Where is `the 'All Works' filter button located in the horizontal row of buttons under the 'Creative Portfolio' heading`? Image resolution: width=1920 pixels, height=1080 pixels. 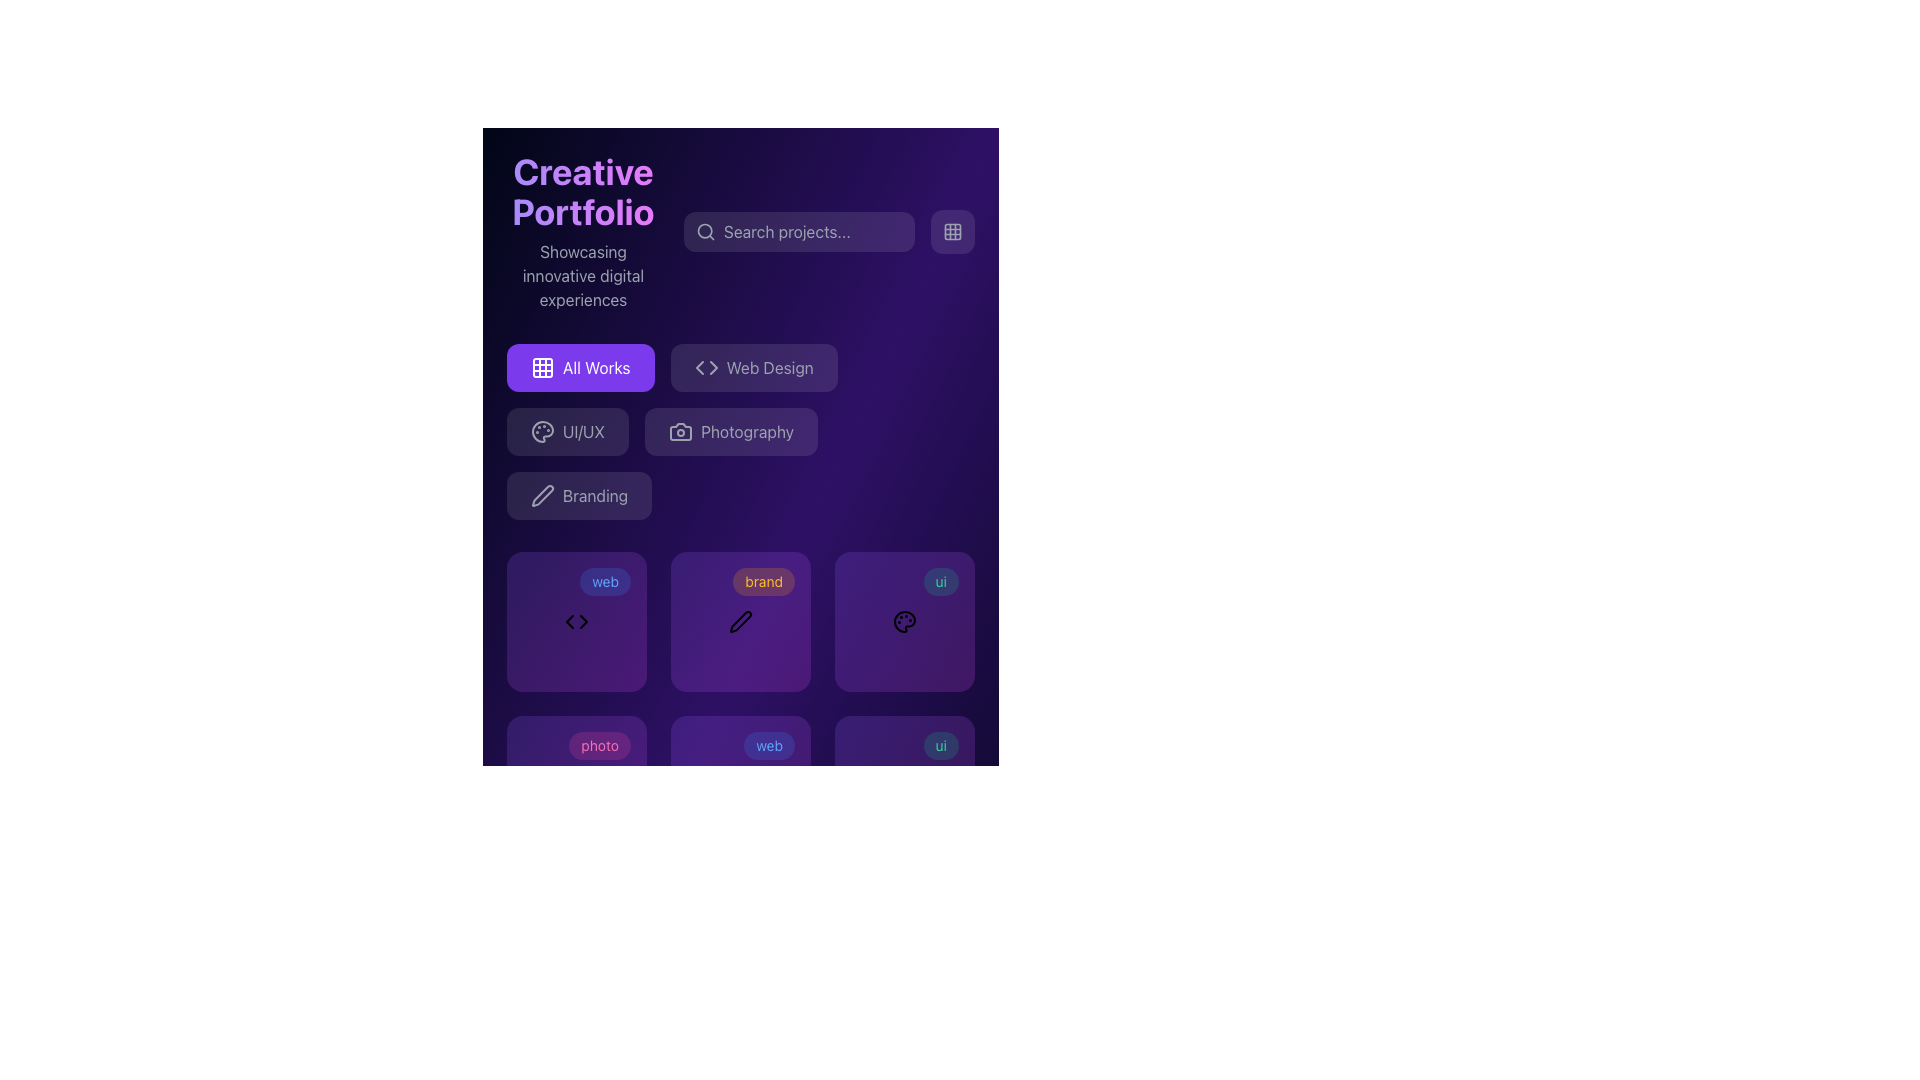
the 'All Works' filter button located in the horizontal row of buttons under the 'Creative Portfolio' heading is located at coordinates (579, 367).